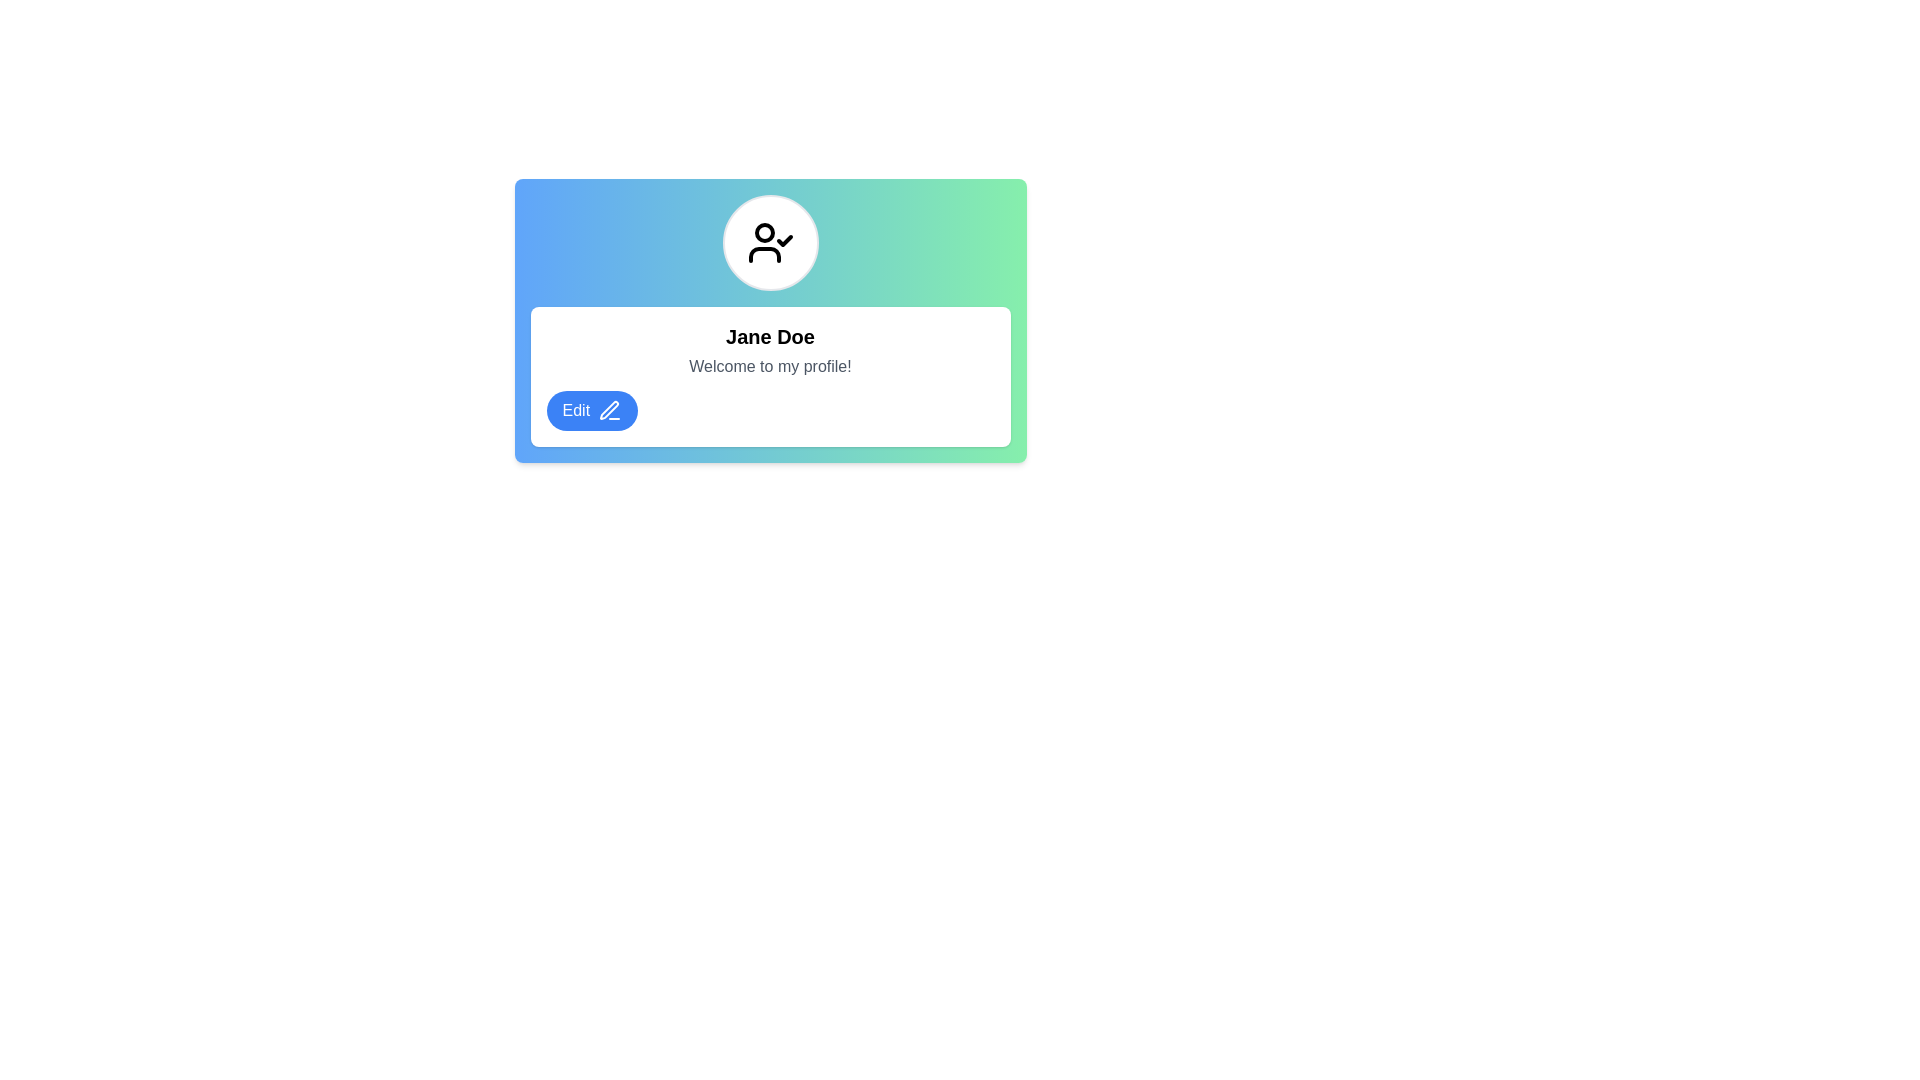 The image size is (1920, 1080). I want to click on the pen icon within the blue rounded button labeled 'Edit', so click(609, 410).